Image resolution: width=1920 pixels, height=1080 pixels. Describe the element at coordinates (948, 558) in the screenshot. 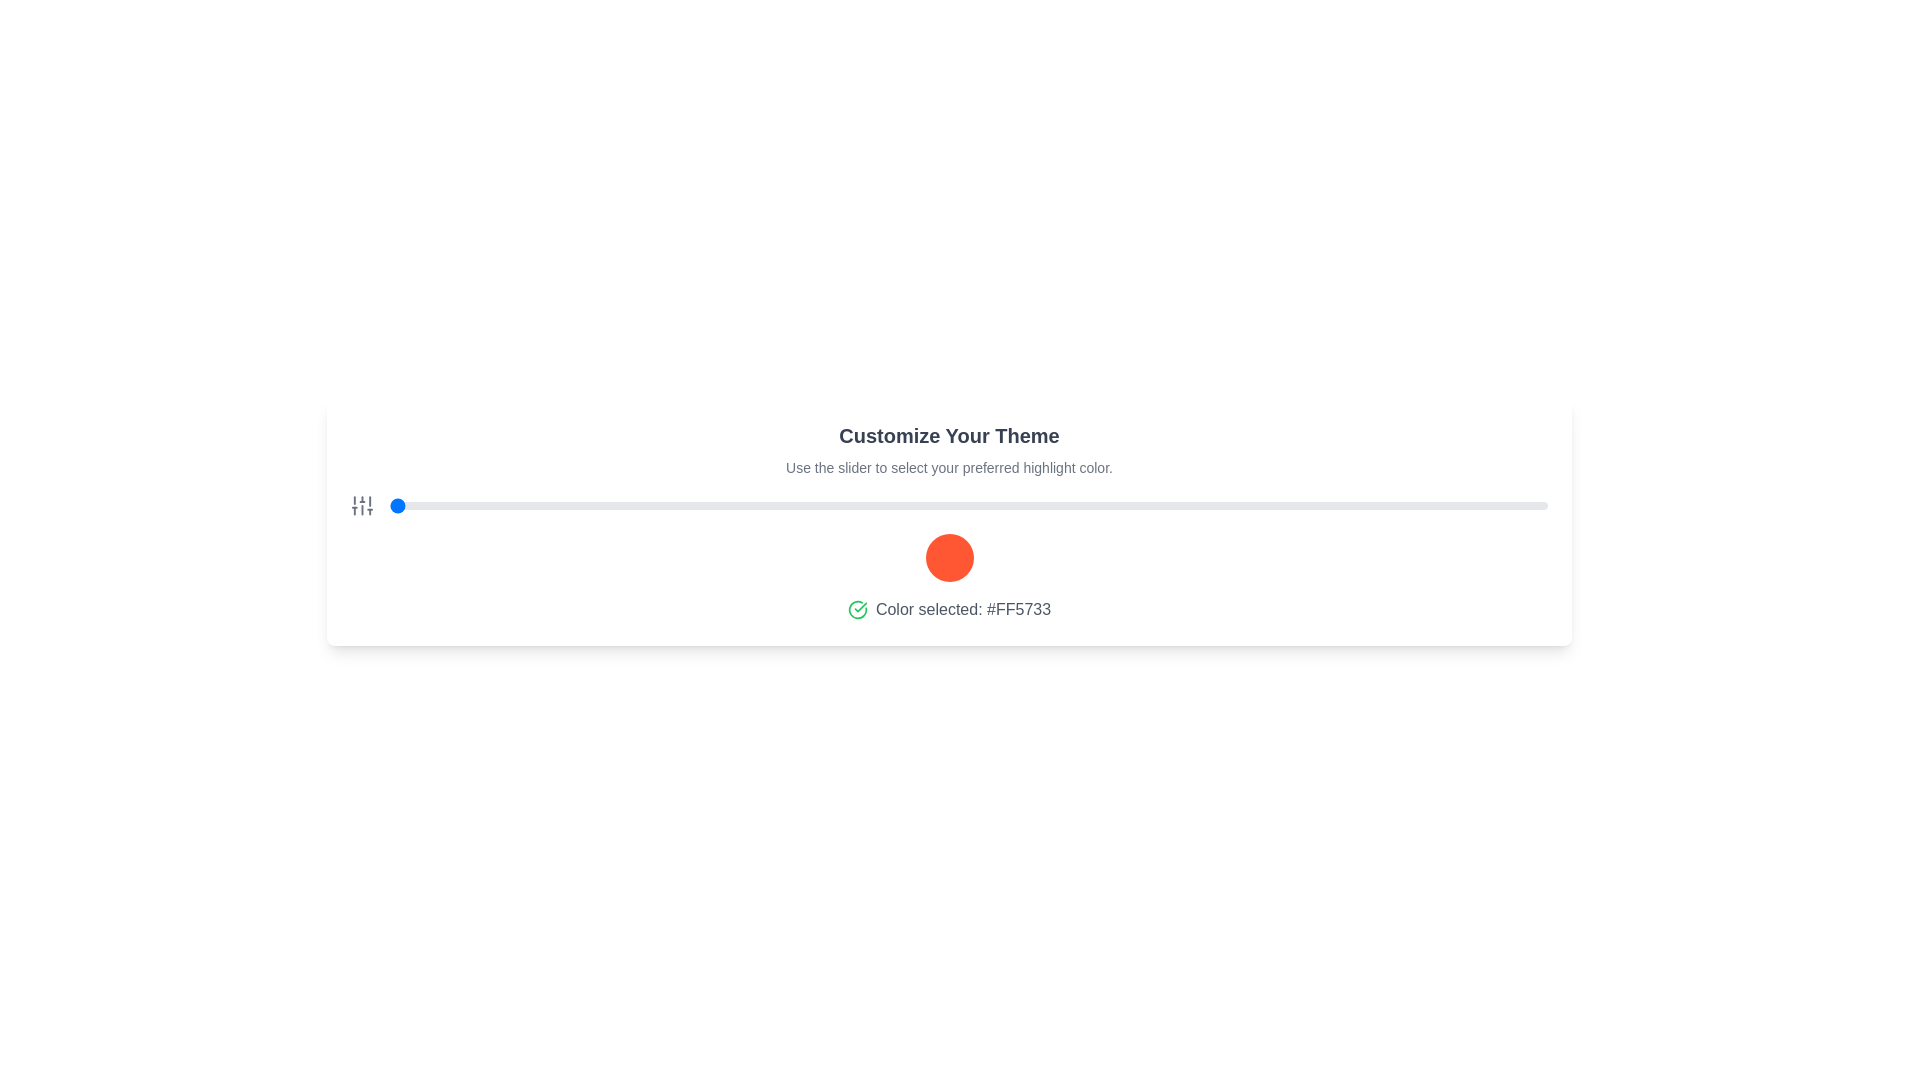

I see `the Color Preview Circle, which is a circular element with a diameter of 48 pixels and filled with the color rgb(255, 87, 51), located in the 'Customize Your Theme' section` at that location.